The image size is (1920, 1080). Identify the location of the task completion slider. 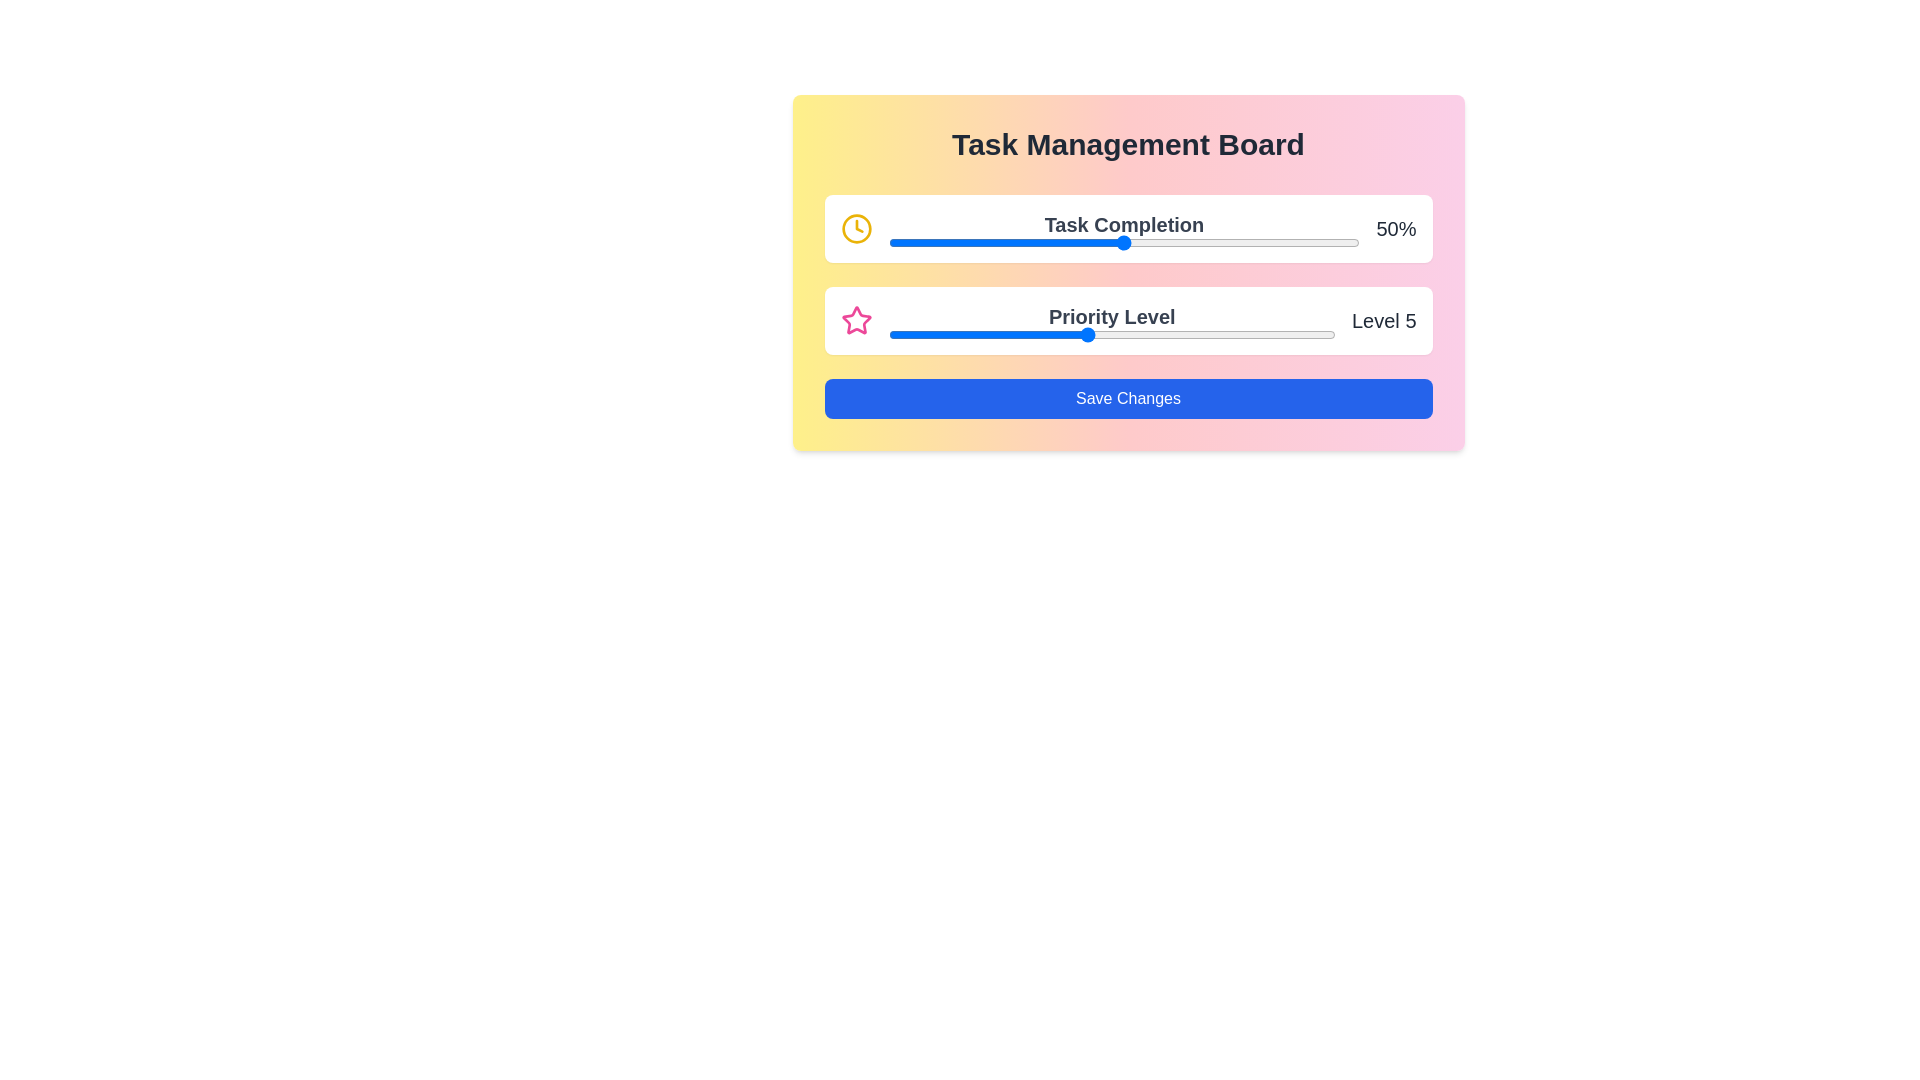
(944, 242).